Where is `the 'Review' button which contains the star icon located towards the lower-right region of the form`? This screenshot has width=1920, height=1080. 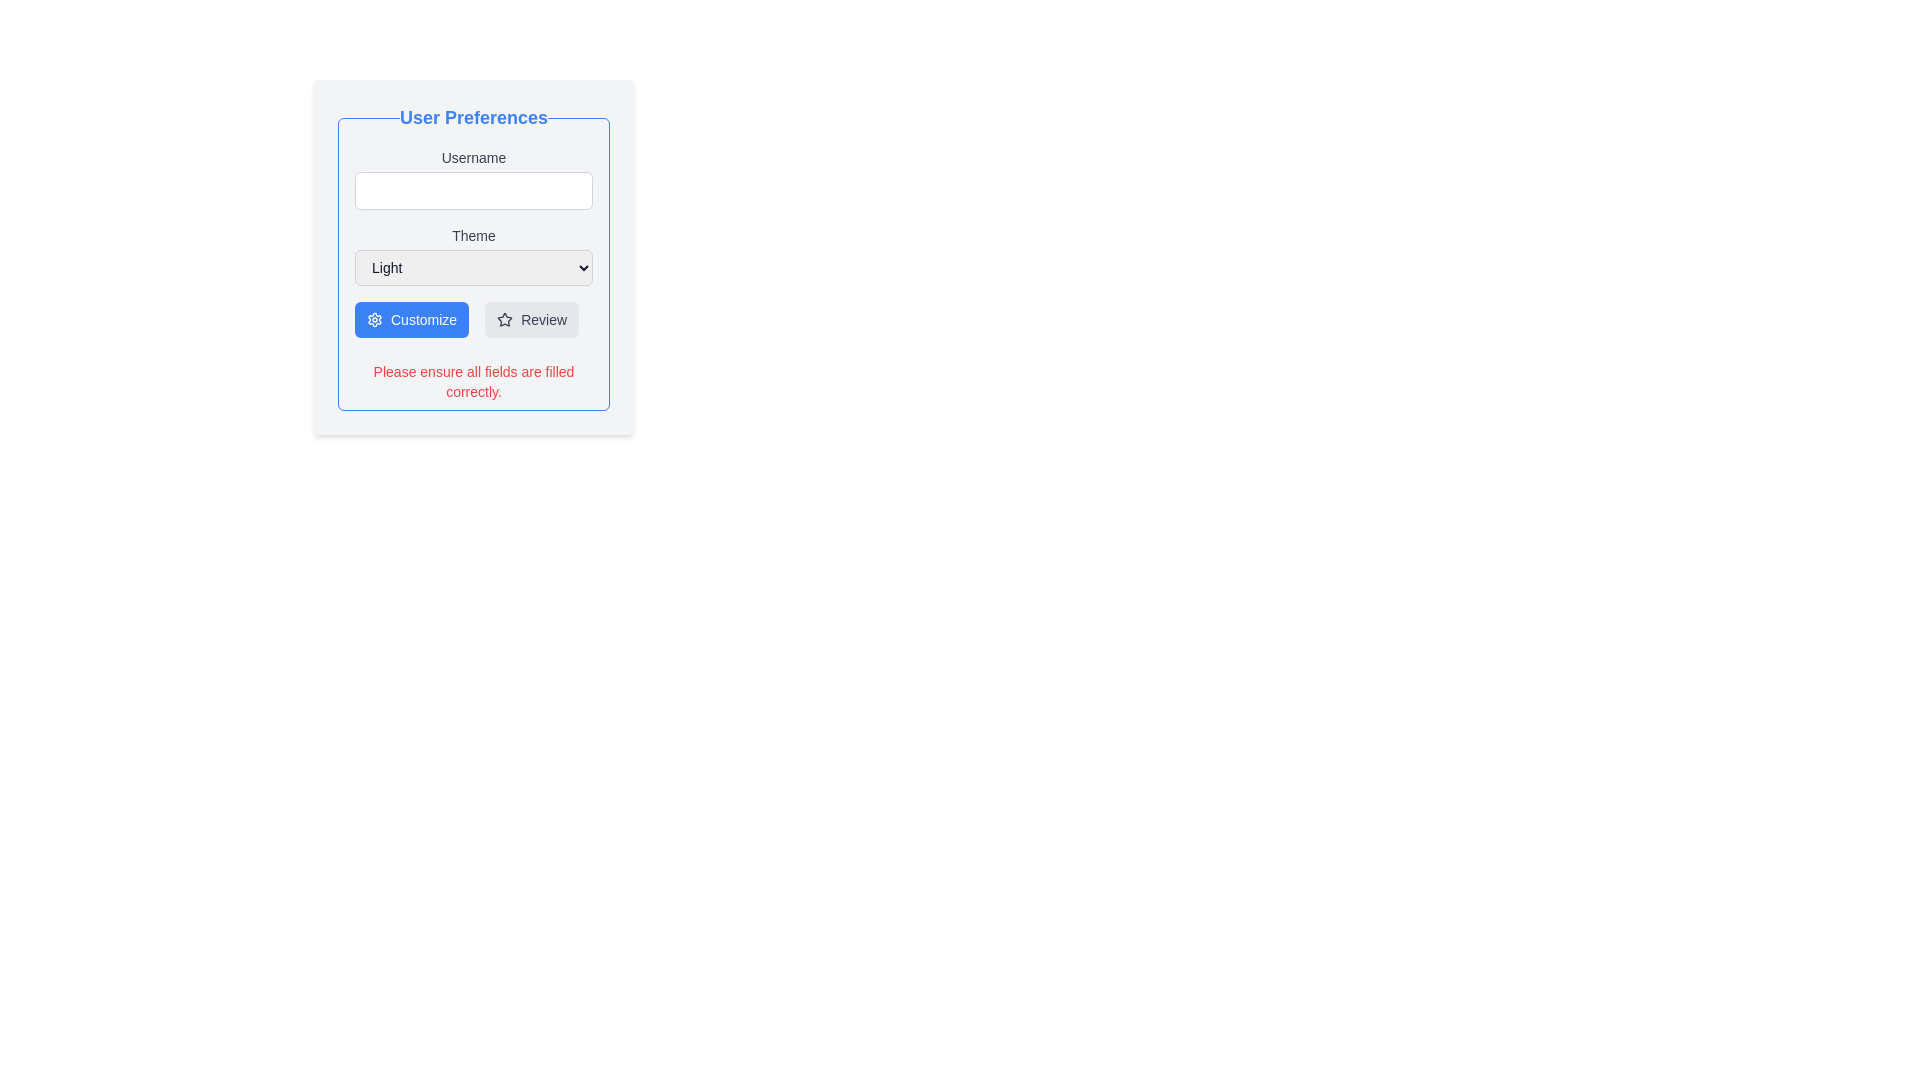 the 'Review' button which contains the star icon located towards the lower-right region of the form is located at coordinates (505, 319).